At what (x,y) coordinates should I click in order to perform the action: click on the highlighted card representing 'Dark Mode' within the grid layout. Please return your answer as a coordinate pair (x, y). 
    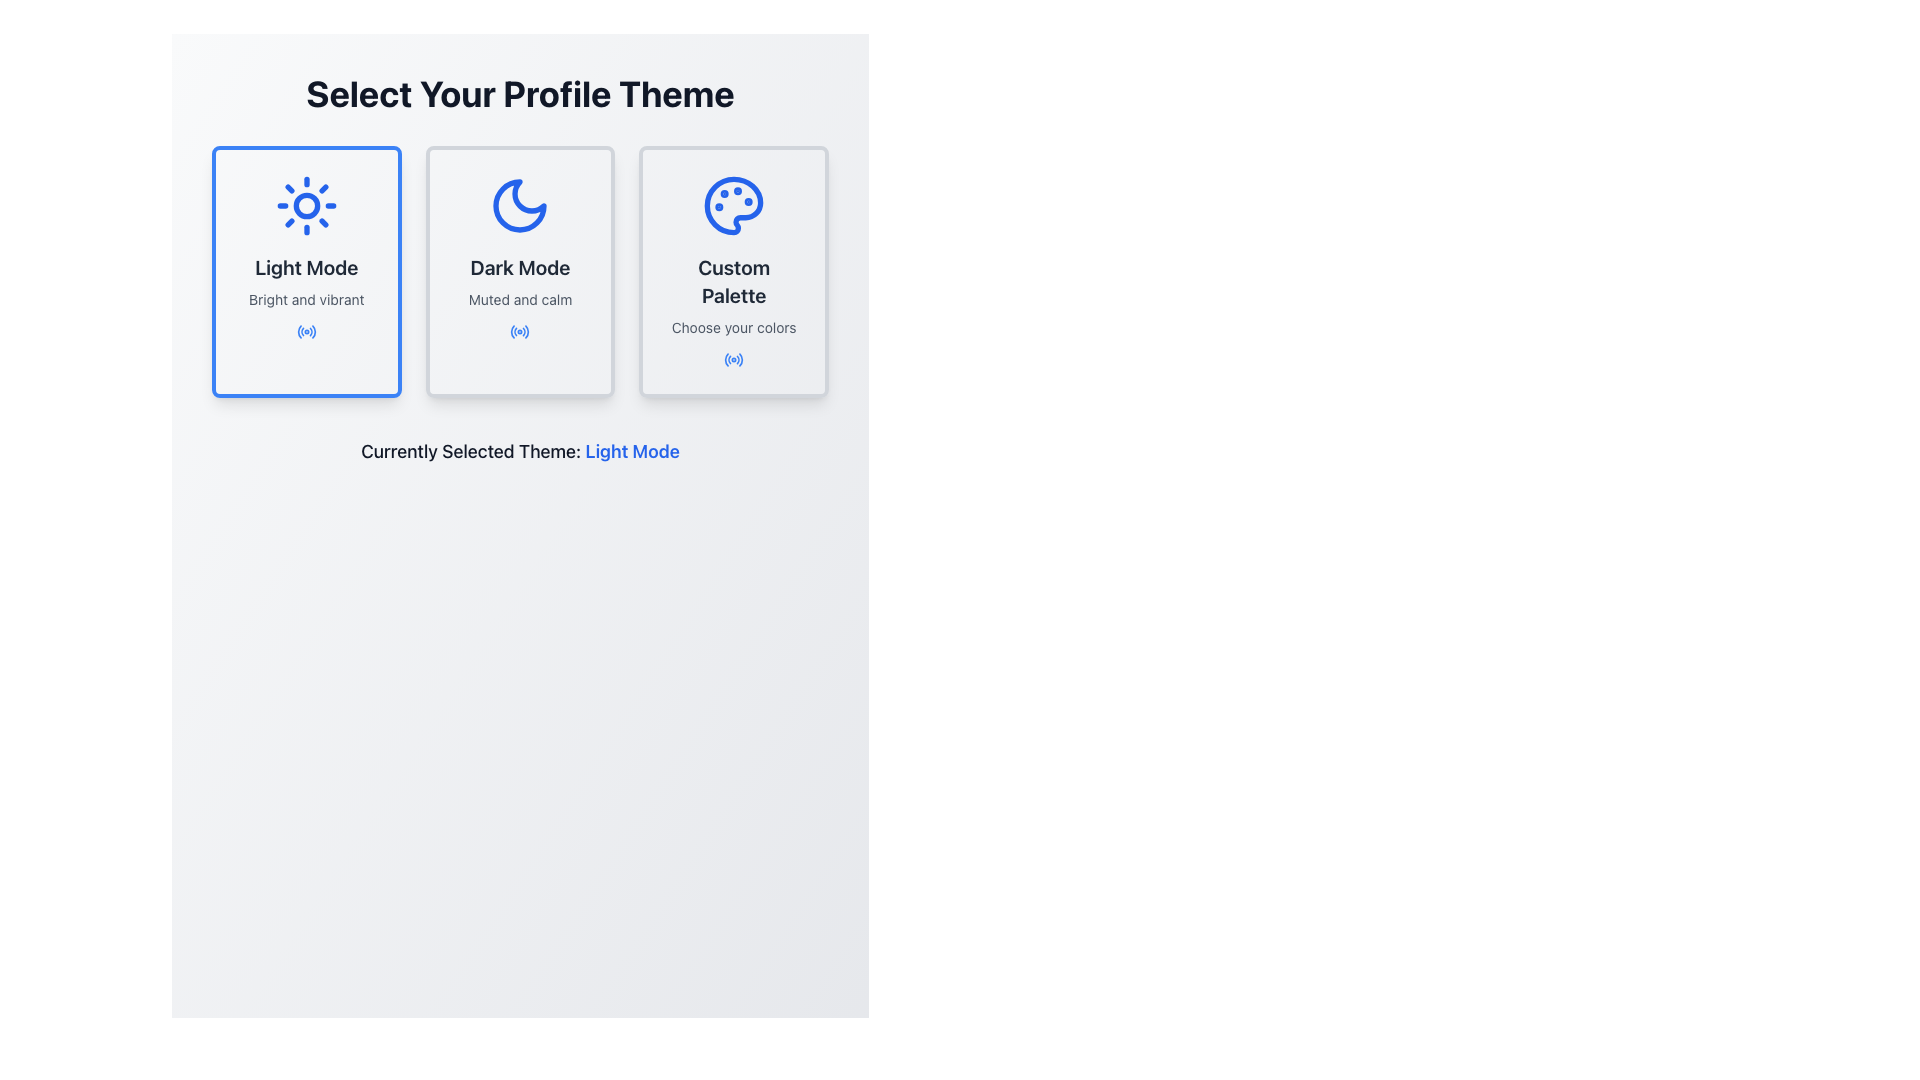
    Looking at the image, I should click on (520, 272).